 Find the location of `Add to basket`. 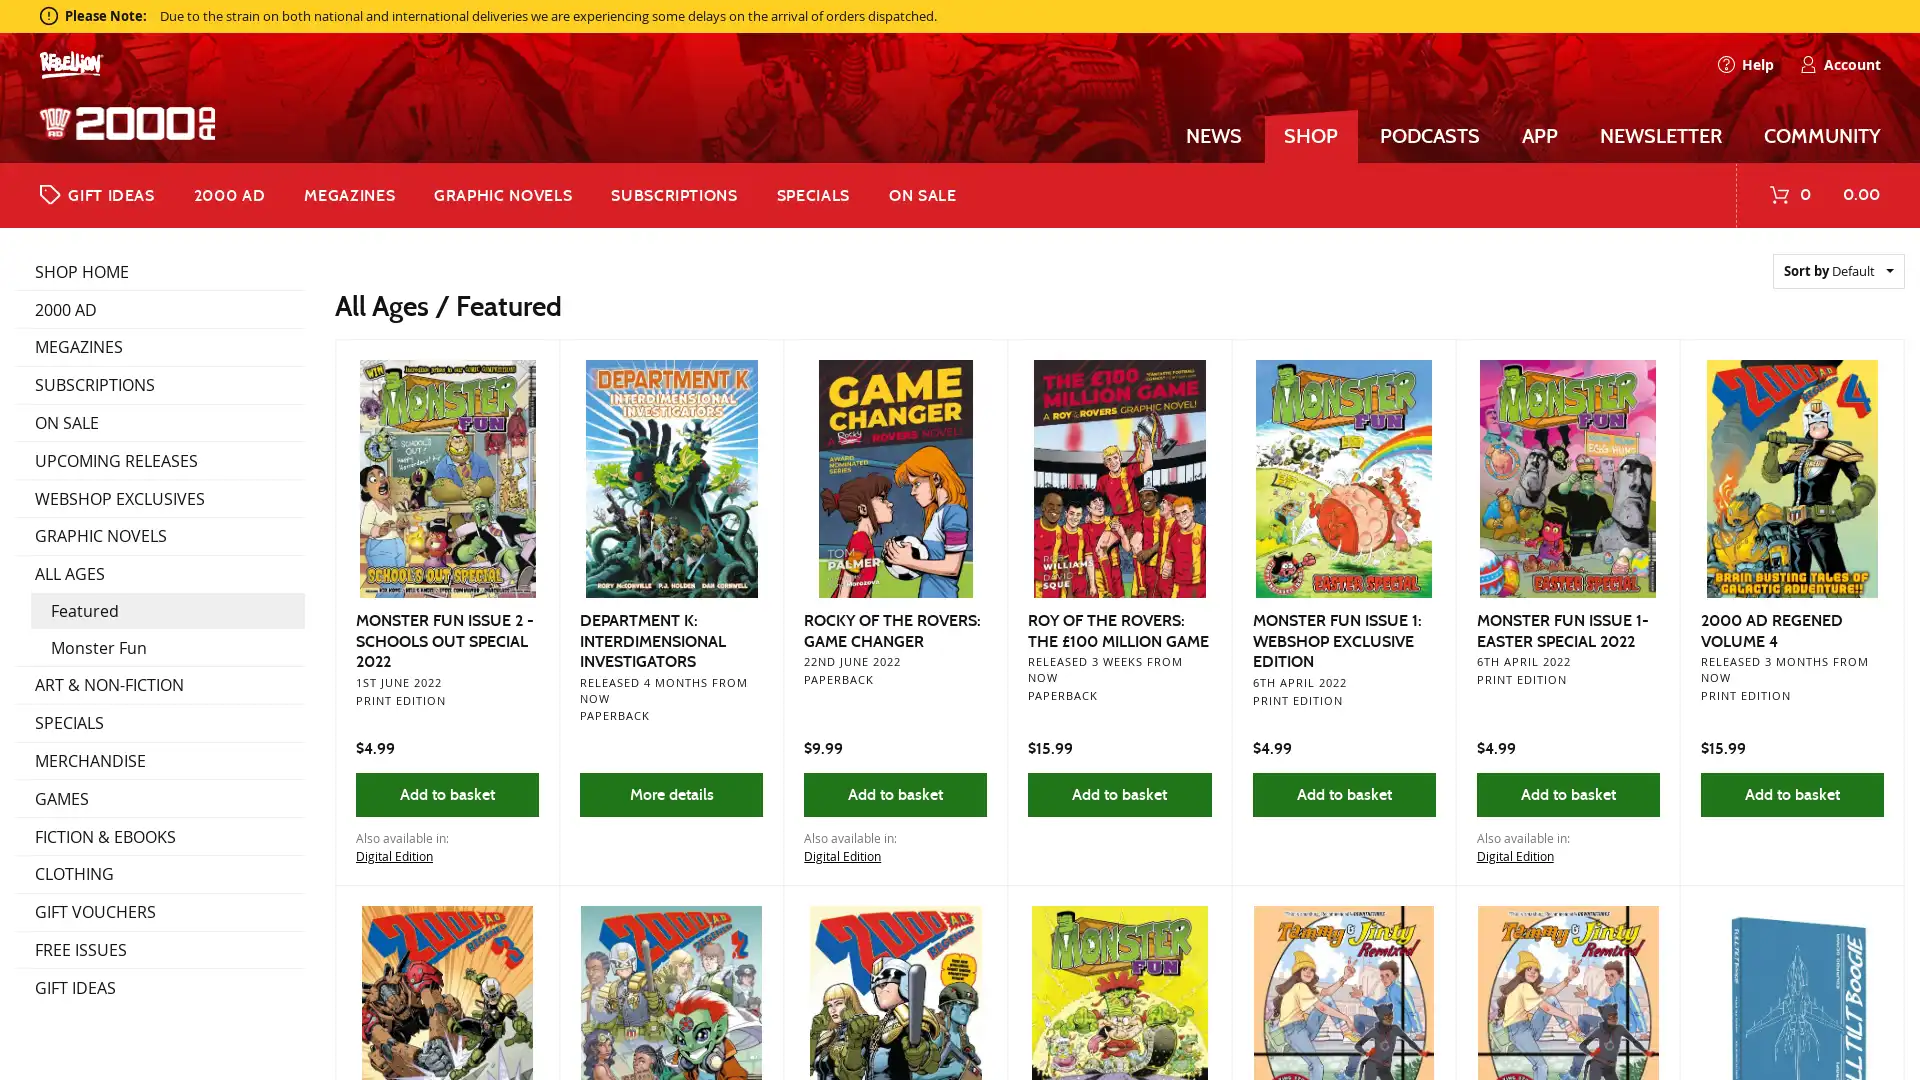

Add to basket is located at coordinates (1791, 793).